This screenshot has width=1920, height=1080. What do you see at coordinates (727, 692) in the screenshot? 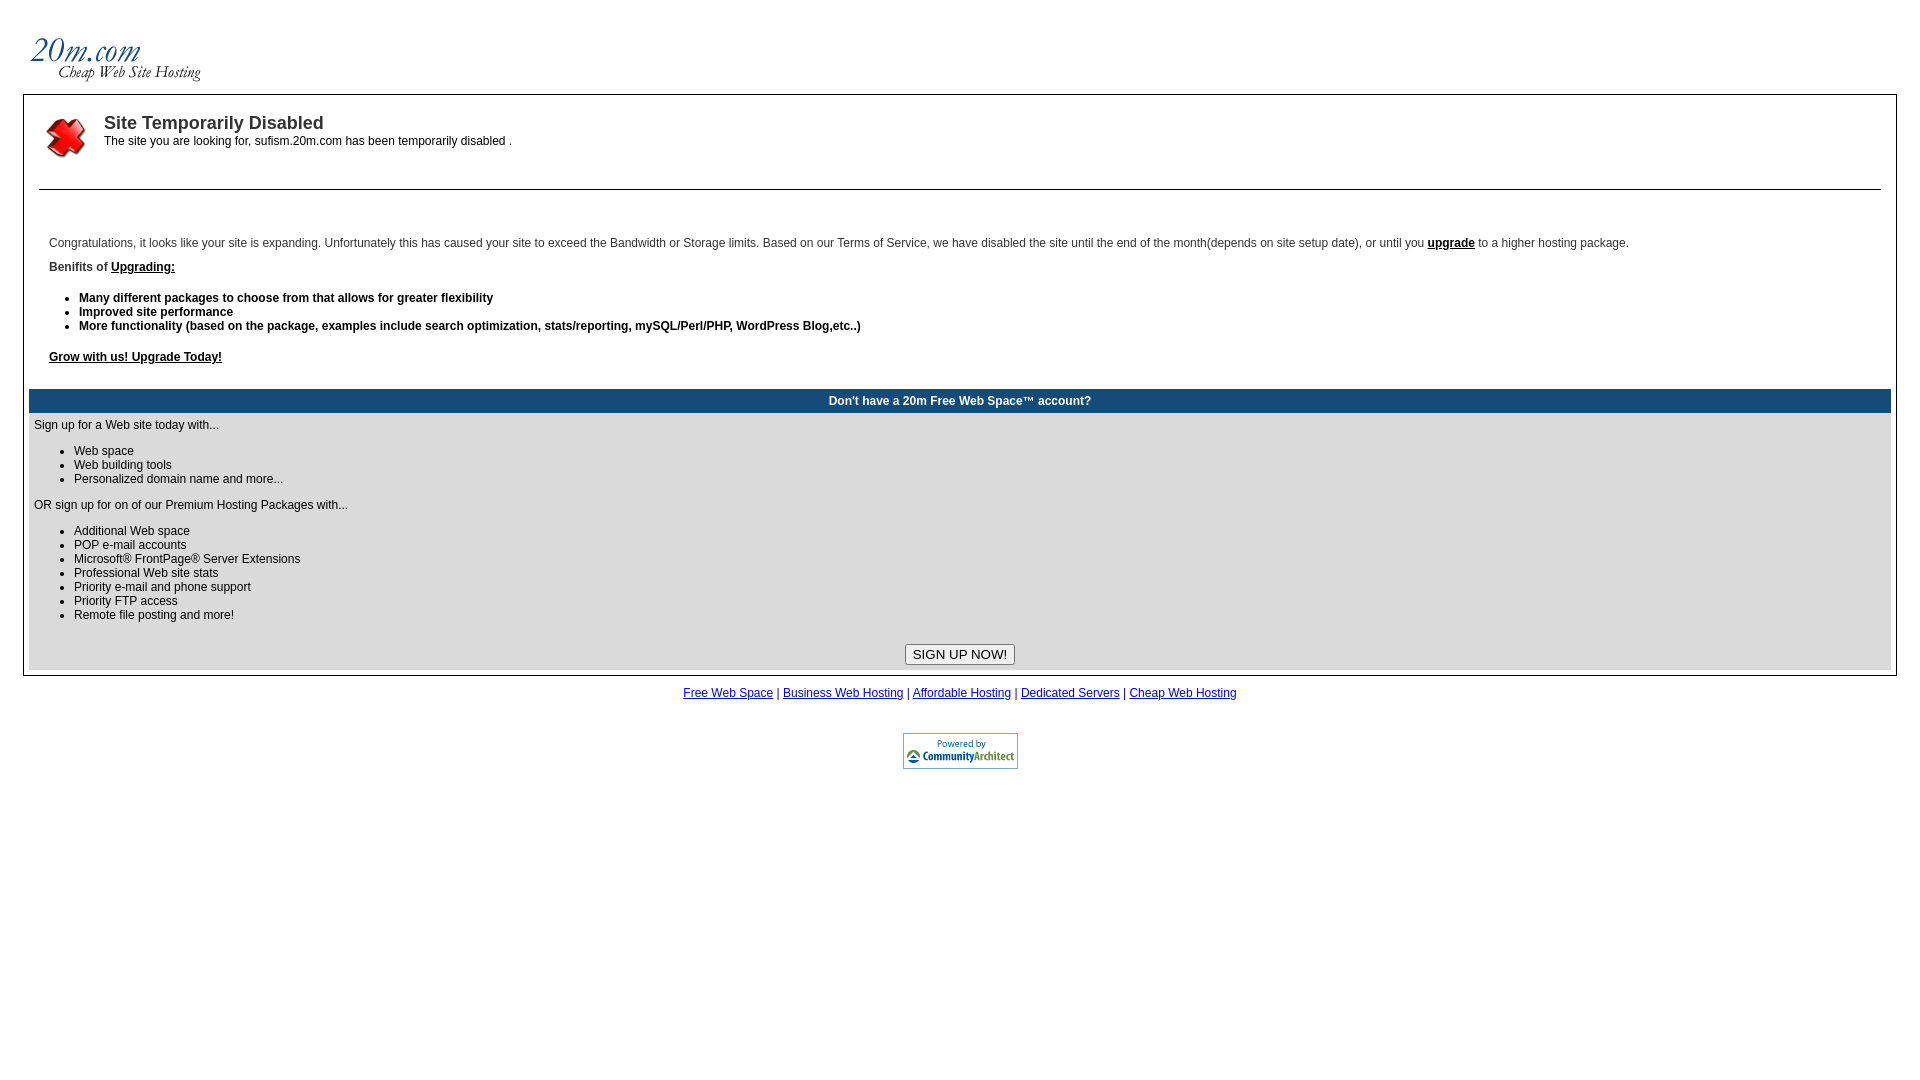
I see `'Free Web Space'` at bounding box center [727, 692].